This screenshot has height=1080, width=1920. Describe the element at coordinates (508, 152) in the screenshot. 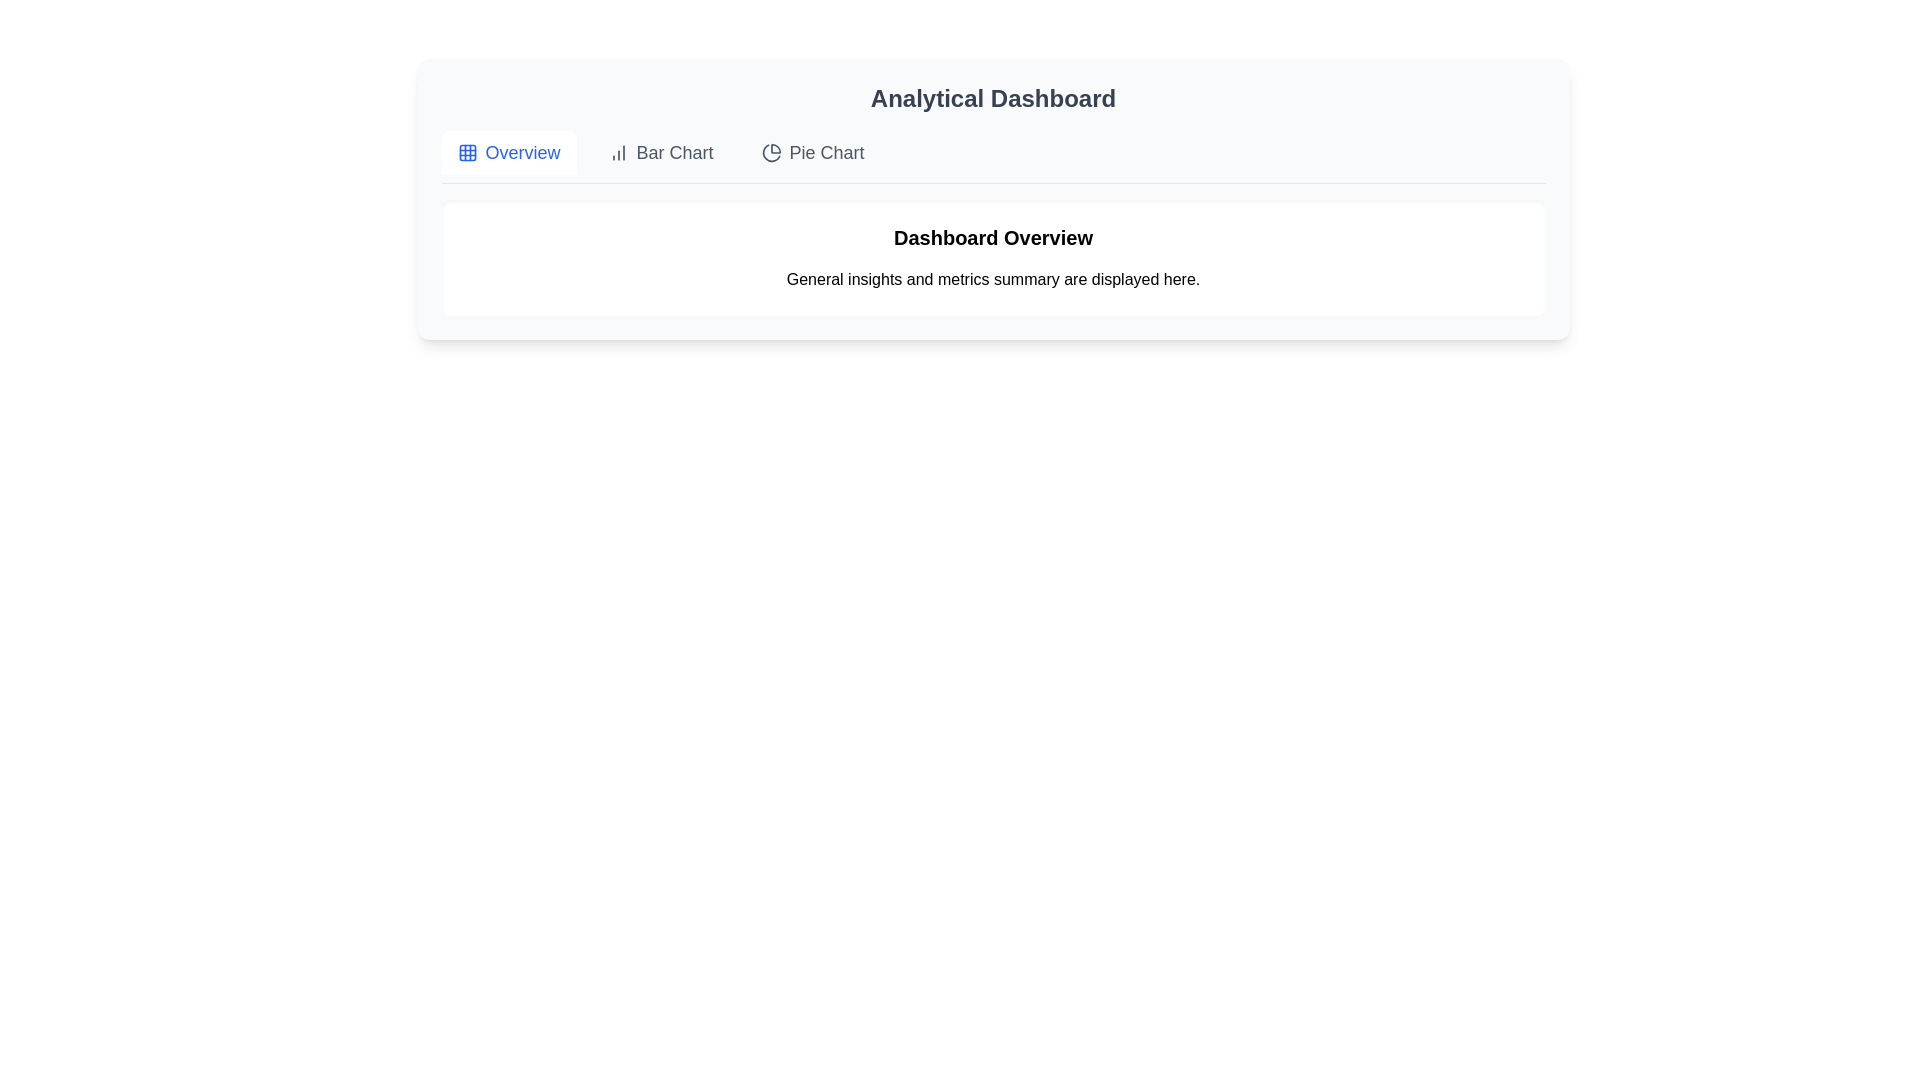

I see `the active 'Overview' Navigation Tab, which has a grid icon and is styled with light blue text and a white background` at that location.